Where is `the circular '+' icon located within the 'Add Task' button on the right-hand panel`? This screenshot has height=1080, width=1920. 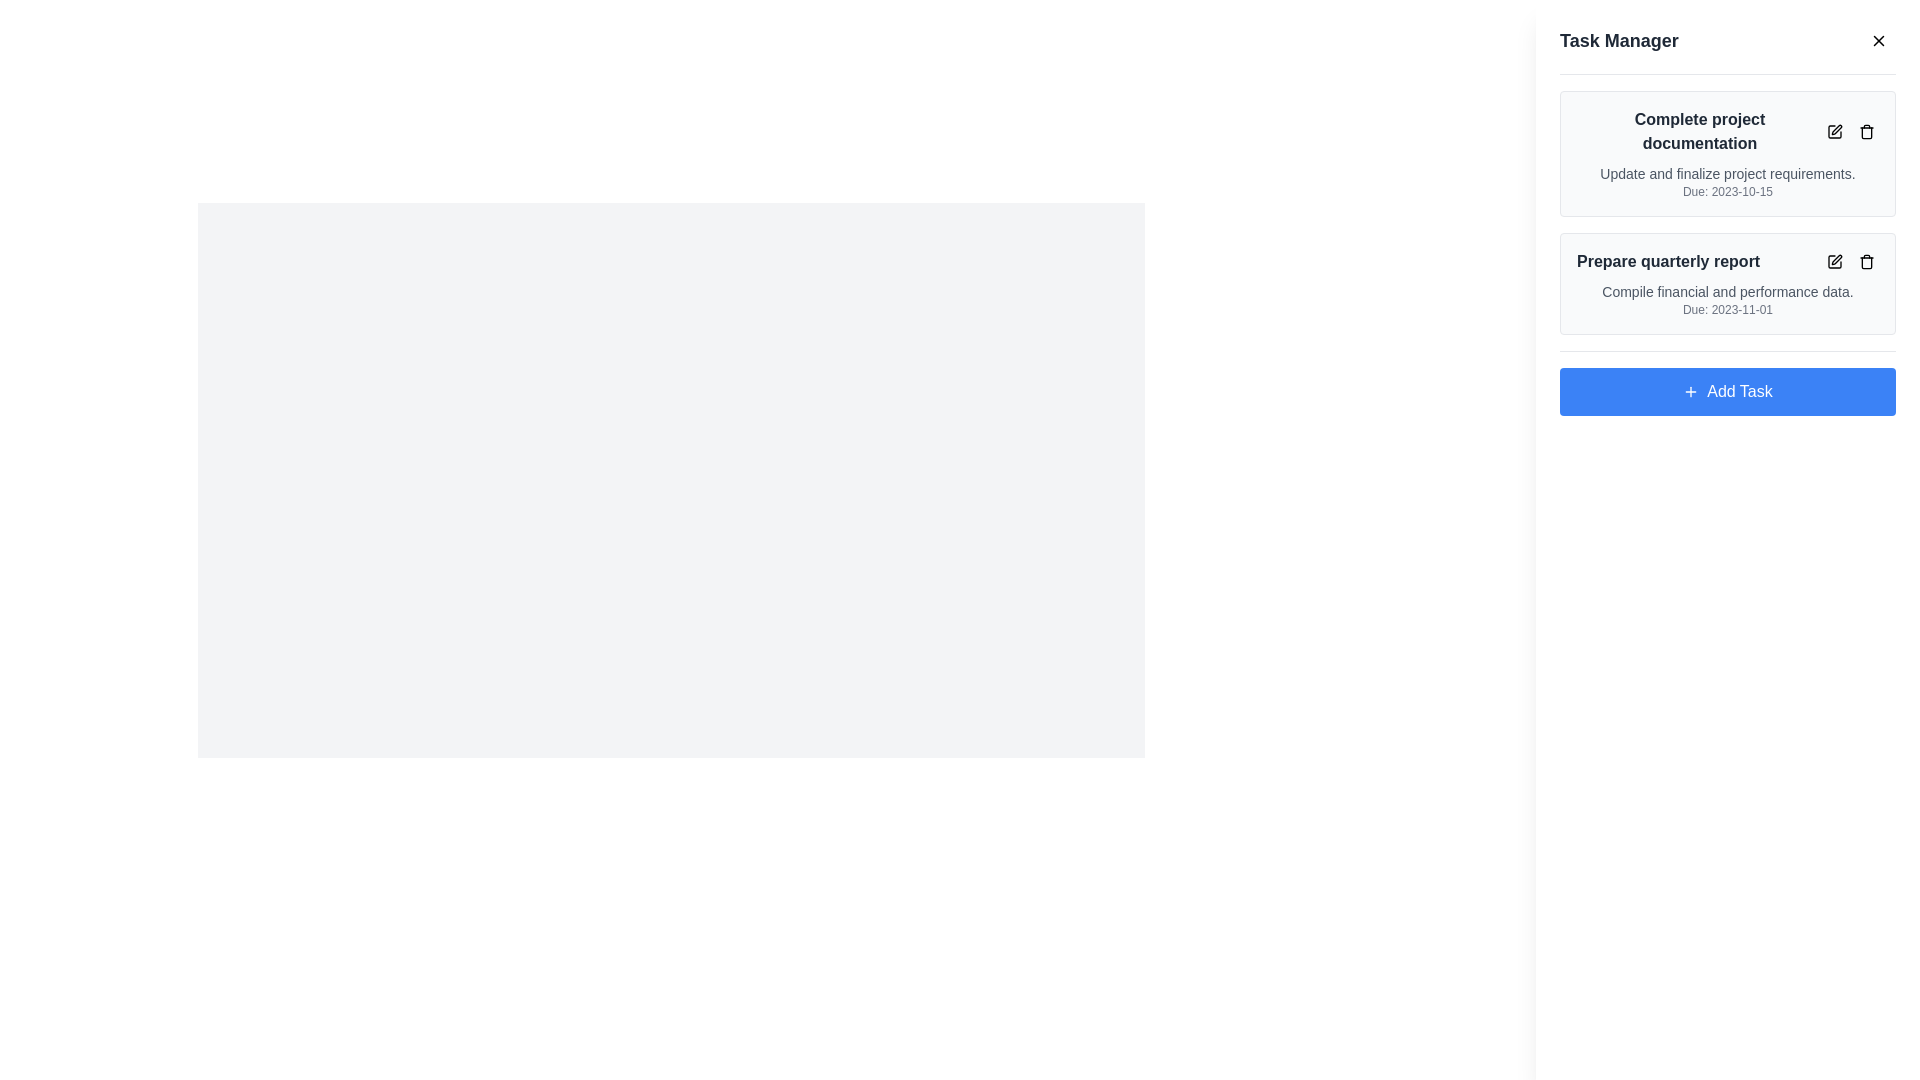 the circular '+' icon located within the 'Add Task' button on the right-hand panel is located at coordinates (1690, 392).